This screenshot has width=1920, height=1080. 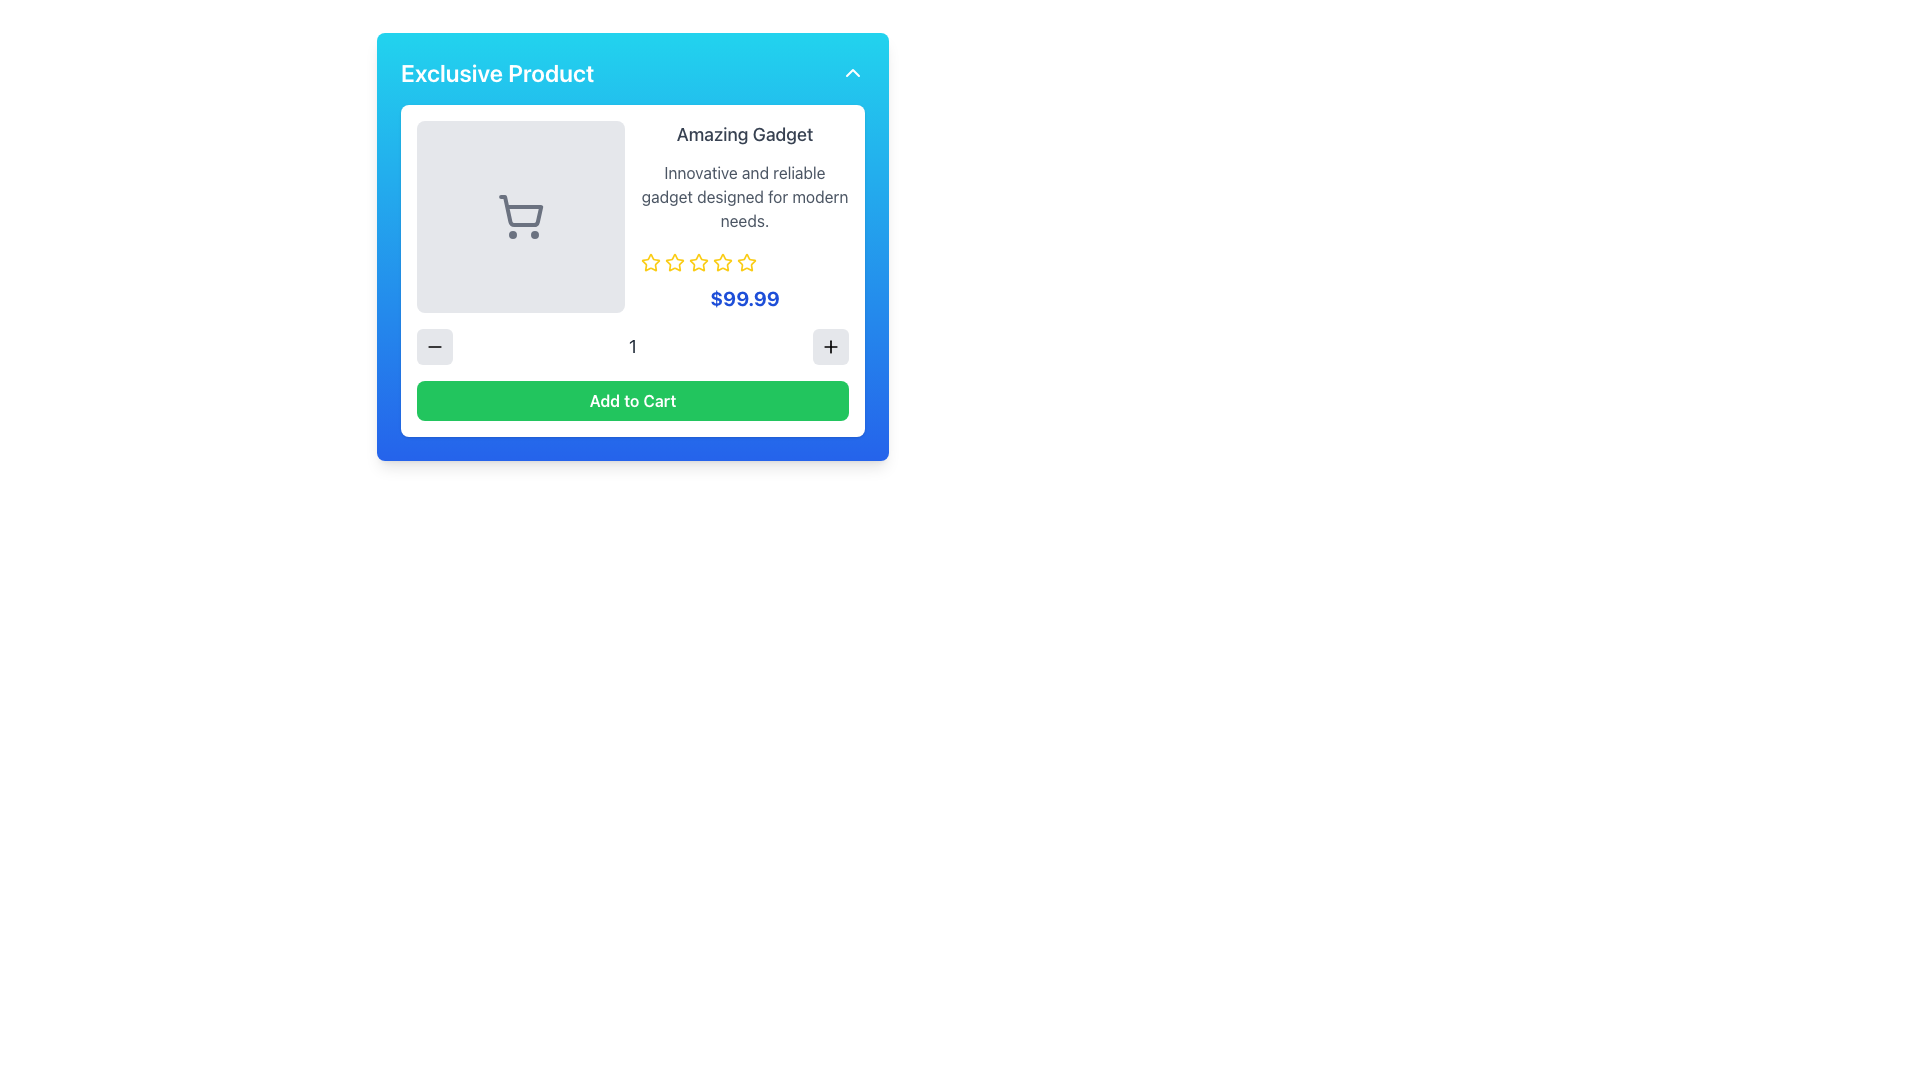 I want to click on the text label displaying the current quantity of an item located at the bottom part of the product card, between the decrement and increment buttons, so click(x=632, y=346).